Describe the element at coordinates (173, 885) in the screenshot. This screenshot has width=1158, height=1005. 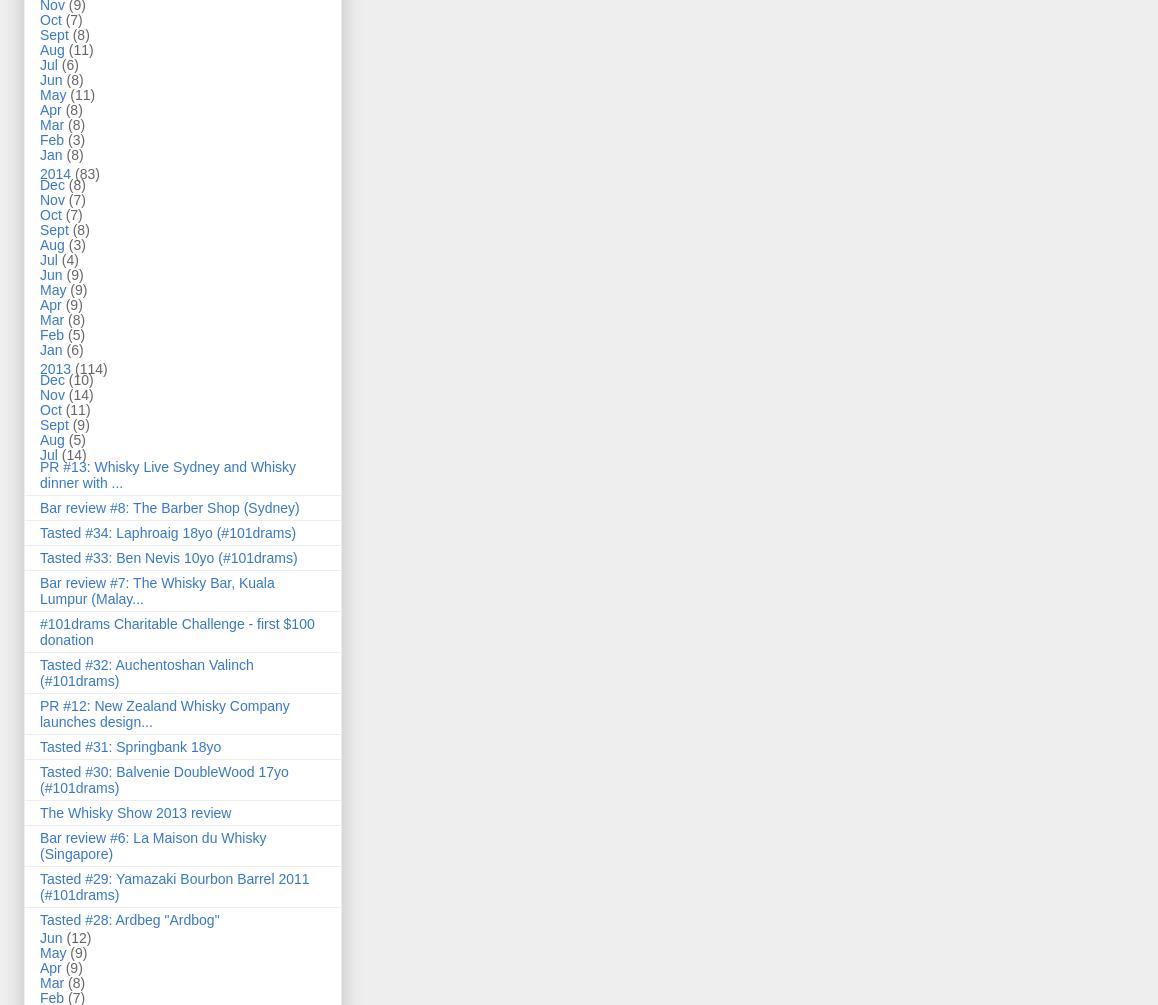
I see `'Tasted #29: Yamazaki Bourbon Barrel 2011 (#101drams)'` at that location.